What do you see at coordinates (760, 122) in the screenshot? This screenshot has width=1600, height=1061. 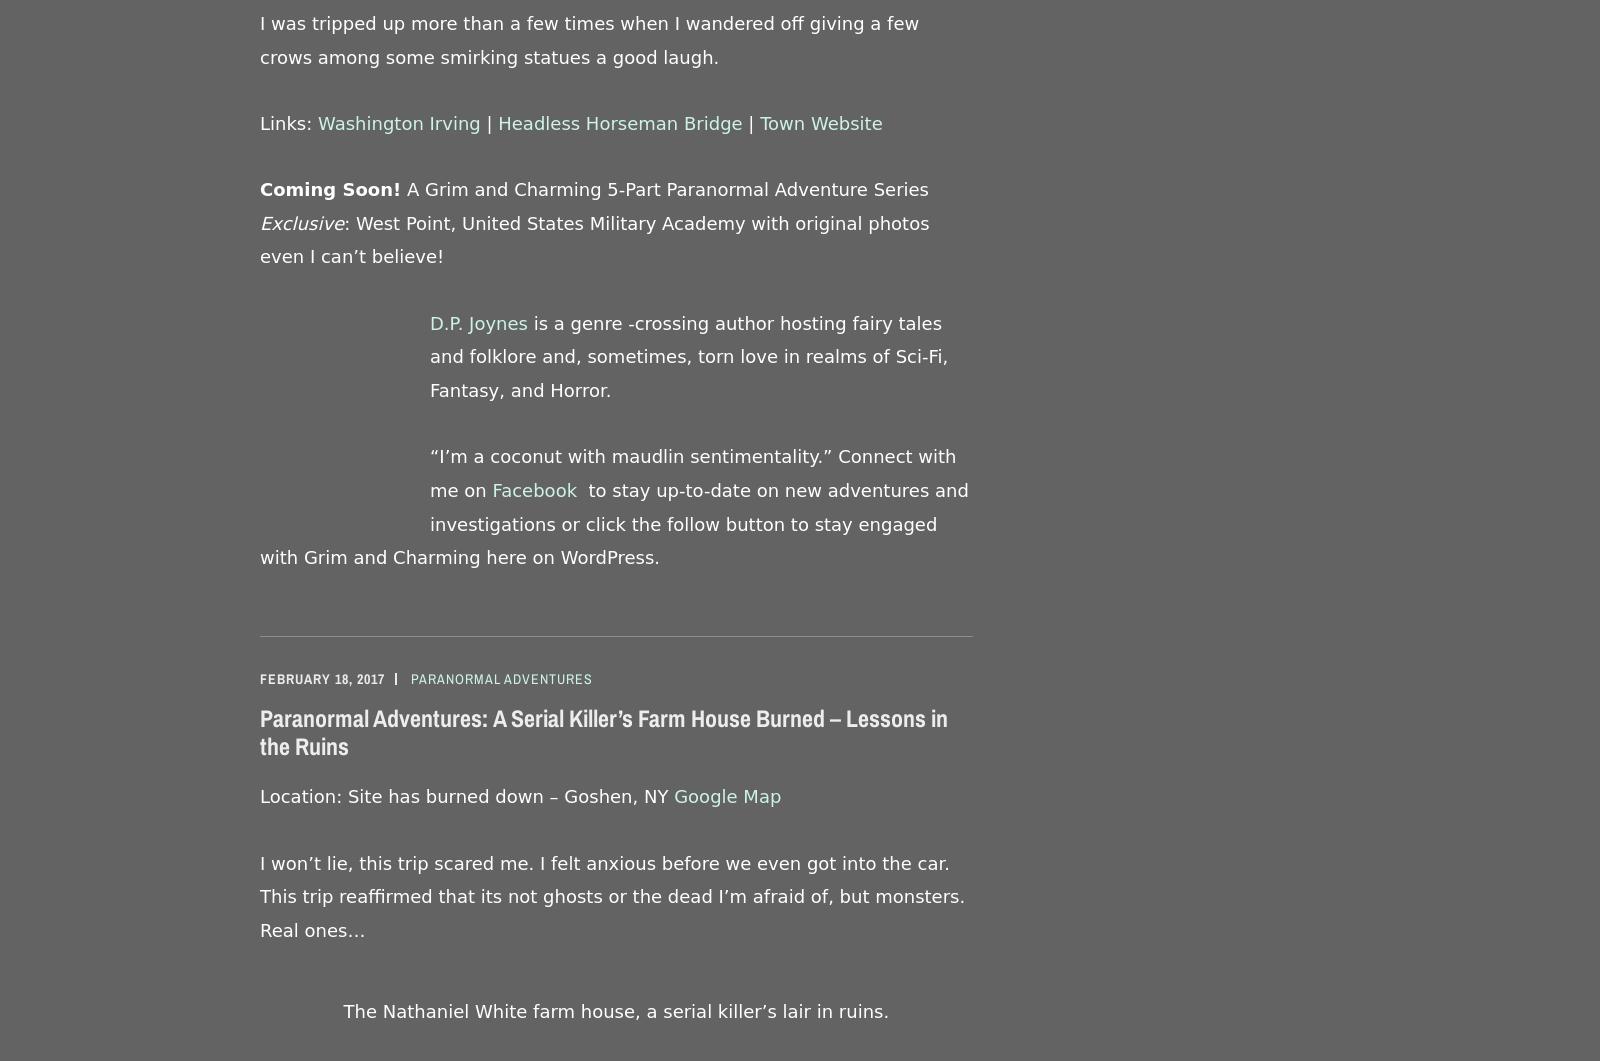 I see `'Town Website'` at bounding box center [760, 122].